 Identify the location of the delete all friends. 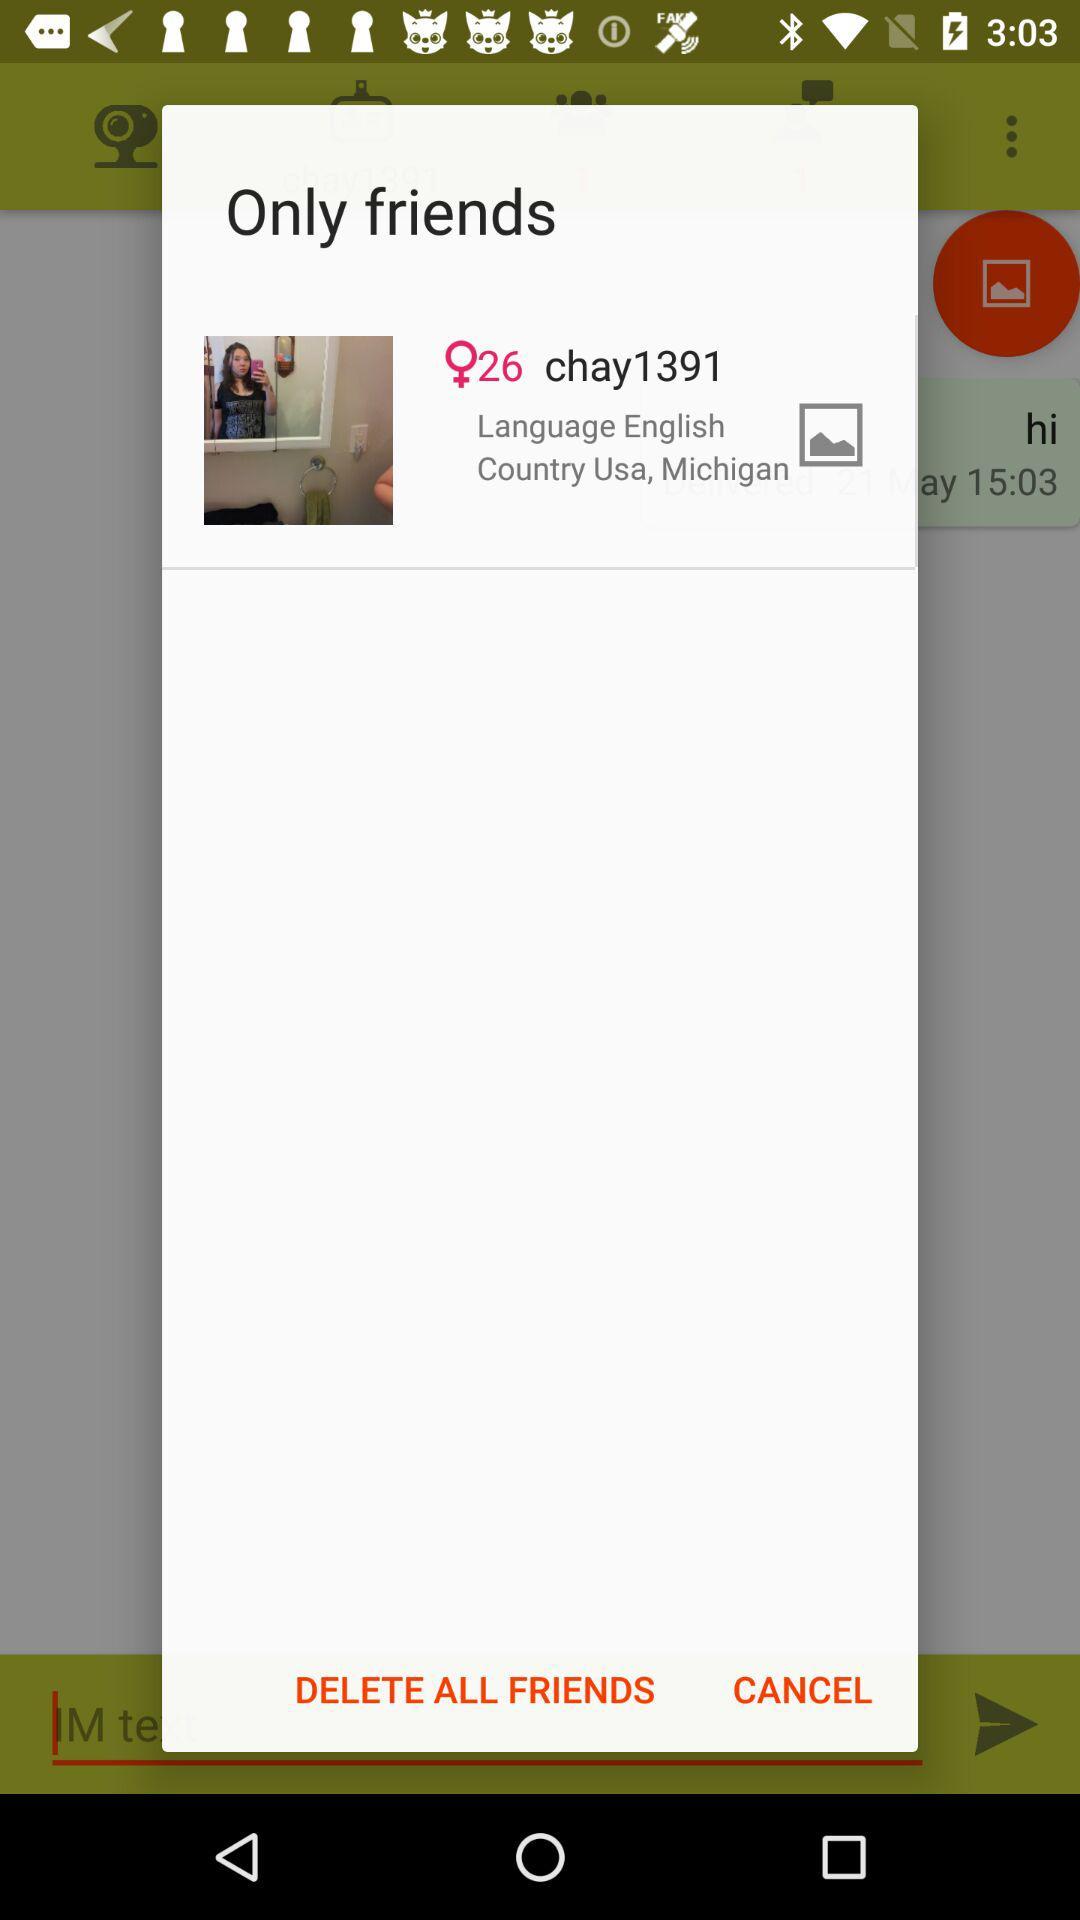
(475, 1688).